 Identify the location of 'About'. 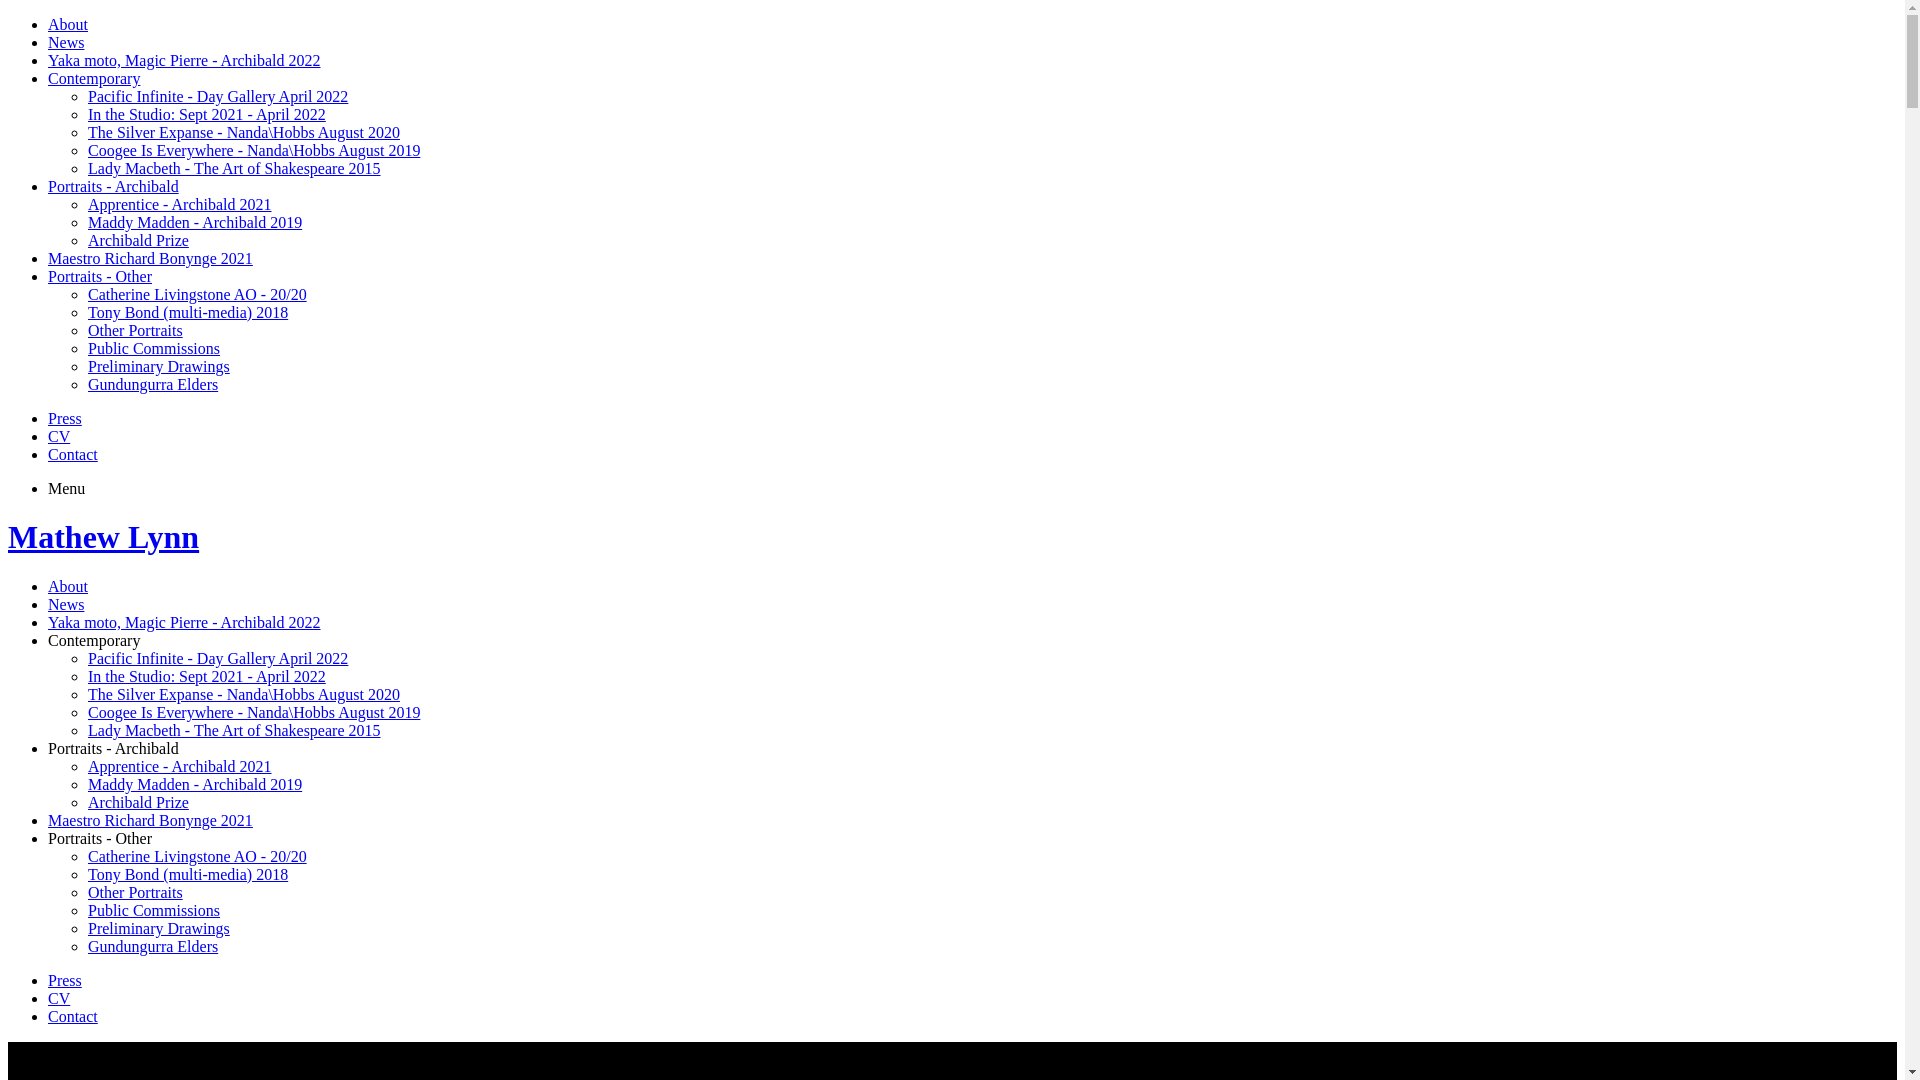
(67, 24).